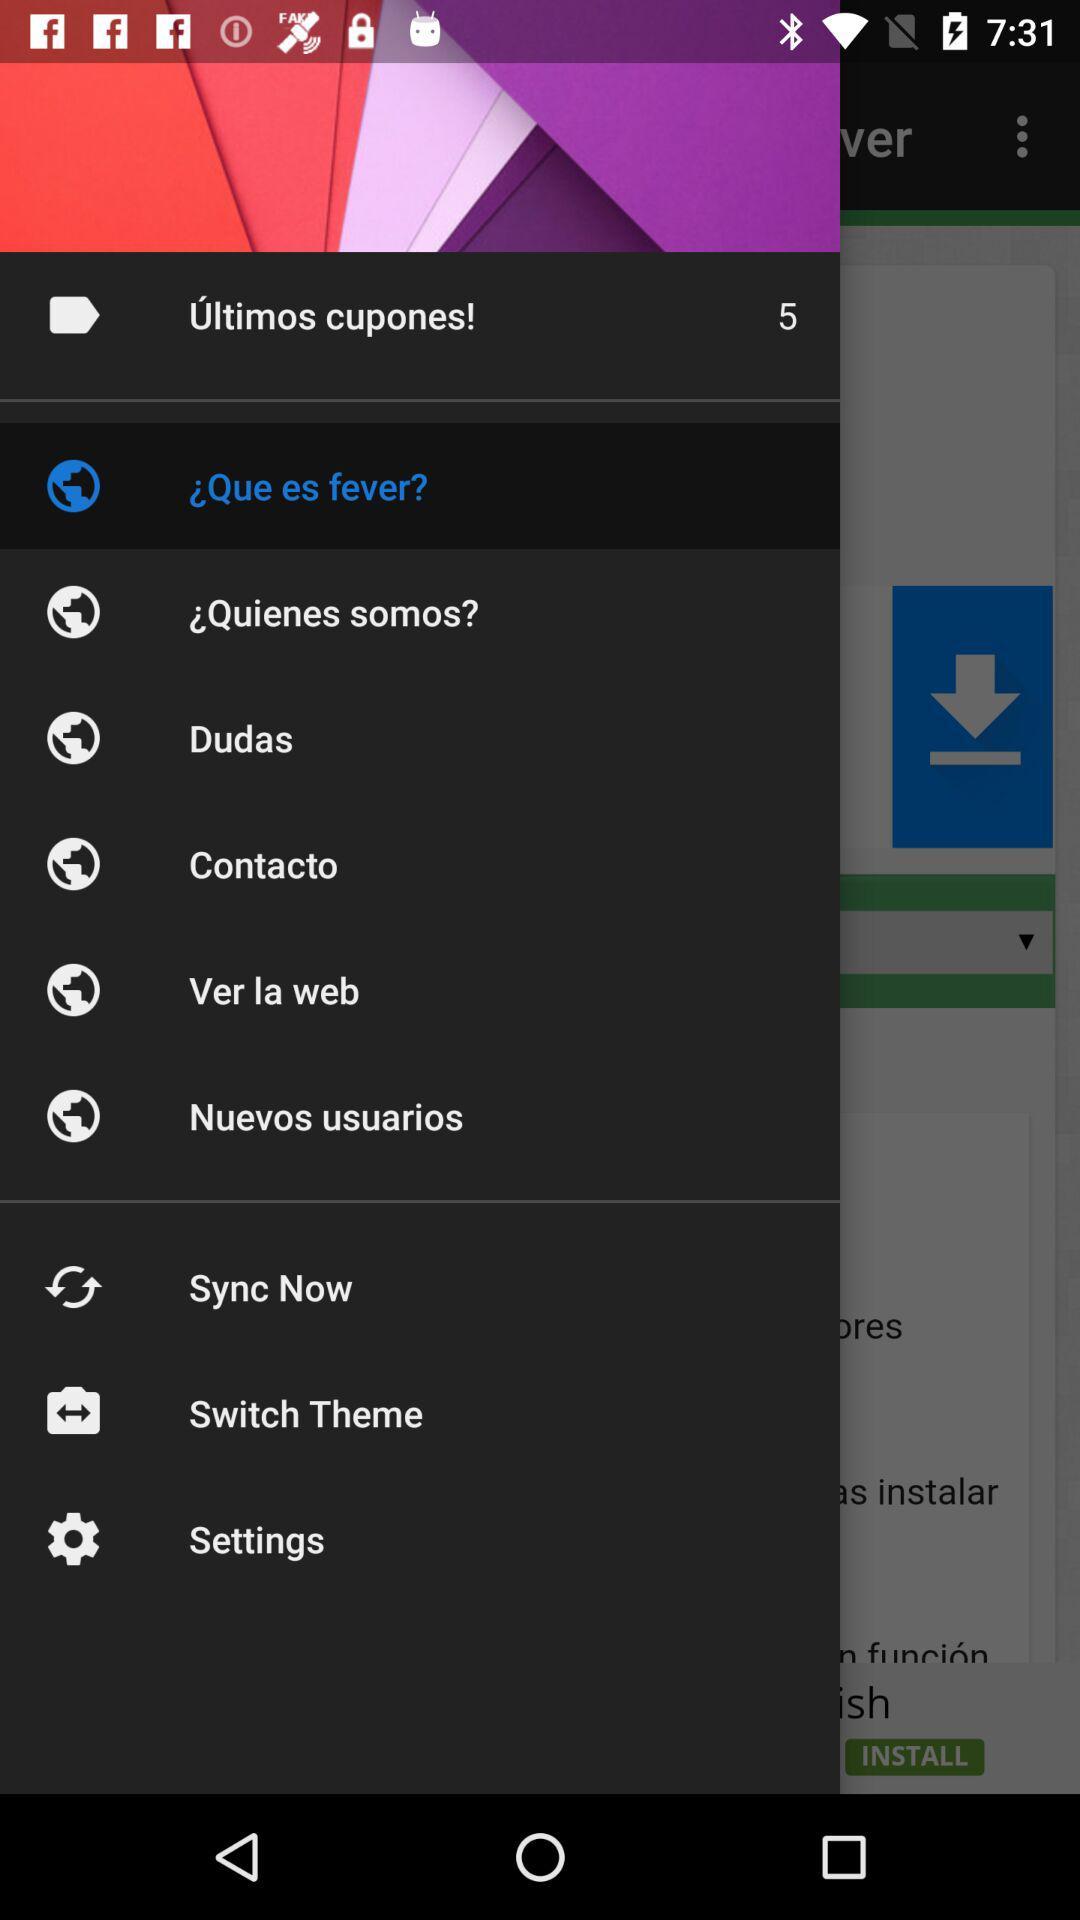  I want to click on the symbol which is to the left of the settings, so click(72, 1538).